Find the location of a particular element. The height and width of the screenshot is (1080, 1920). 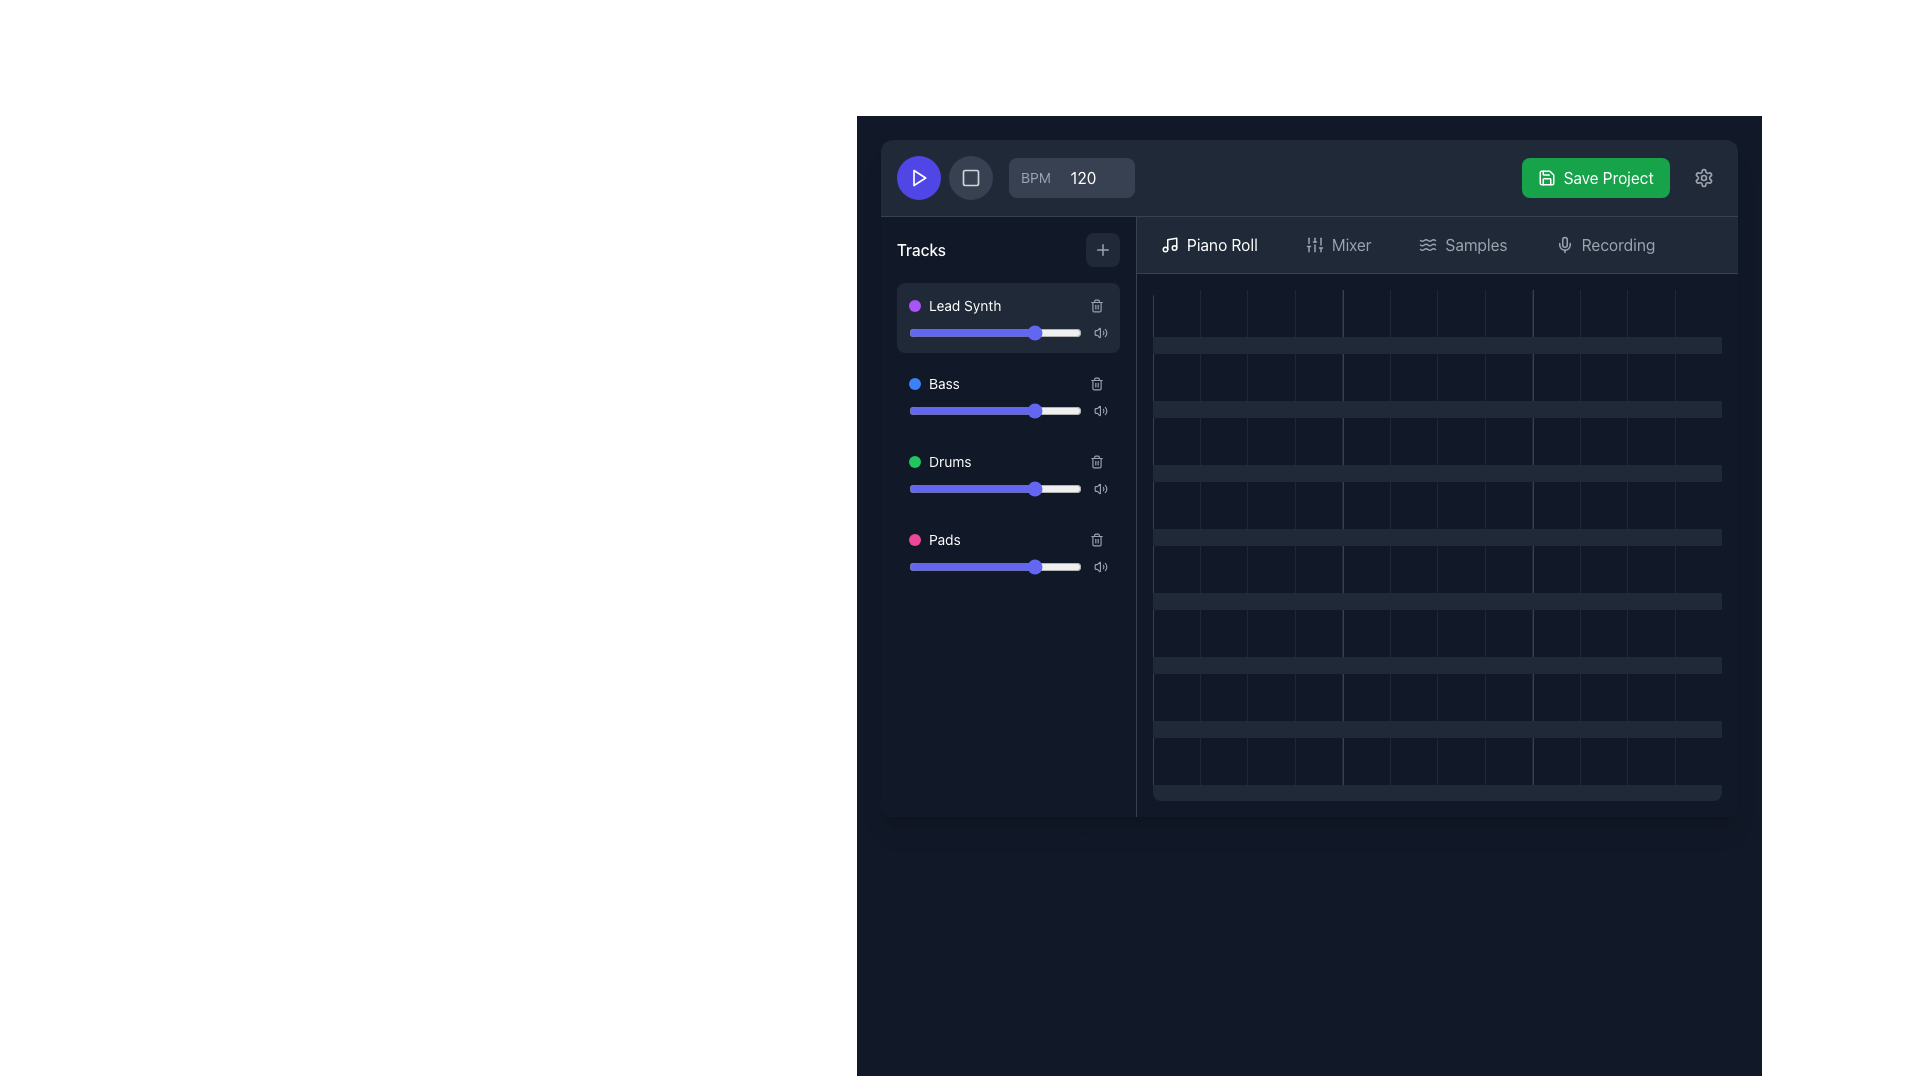

the sound toggle icon (Speaker with sound waves) located at the far right of the 'Tracks' section, which allows sound-related adjustments for a specific track is located at coordinates (1099, 410).